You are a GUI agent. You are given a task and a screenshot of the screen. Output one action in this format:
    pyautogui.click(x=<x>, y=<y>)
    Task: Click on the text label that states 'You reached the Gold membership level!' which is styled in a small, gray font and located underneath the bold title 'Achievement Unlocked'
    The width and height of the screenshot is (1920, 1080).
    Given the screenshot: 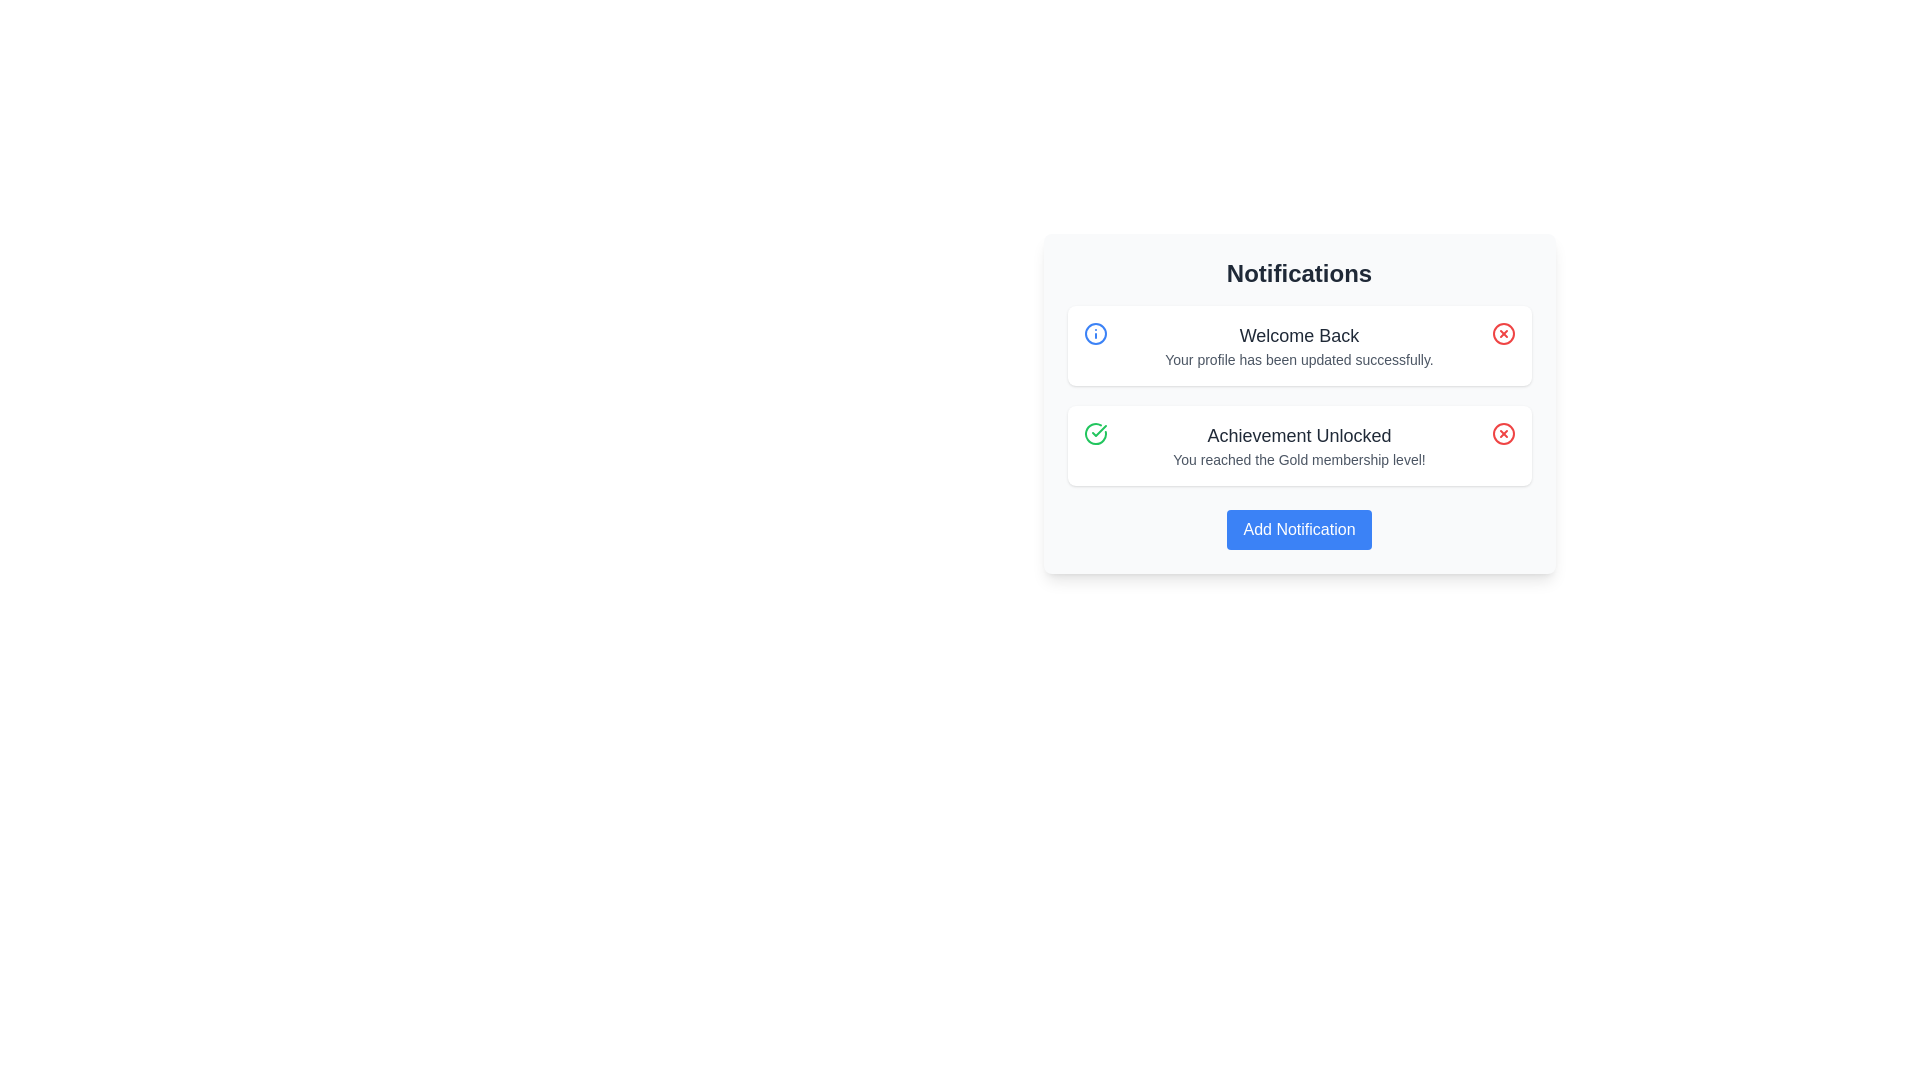 What is the action you would take?
    pyautogui.click(x=1299, y=459)
    